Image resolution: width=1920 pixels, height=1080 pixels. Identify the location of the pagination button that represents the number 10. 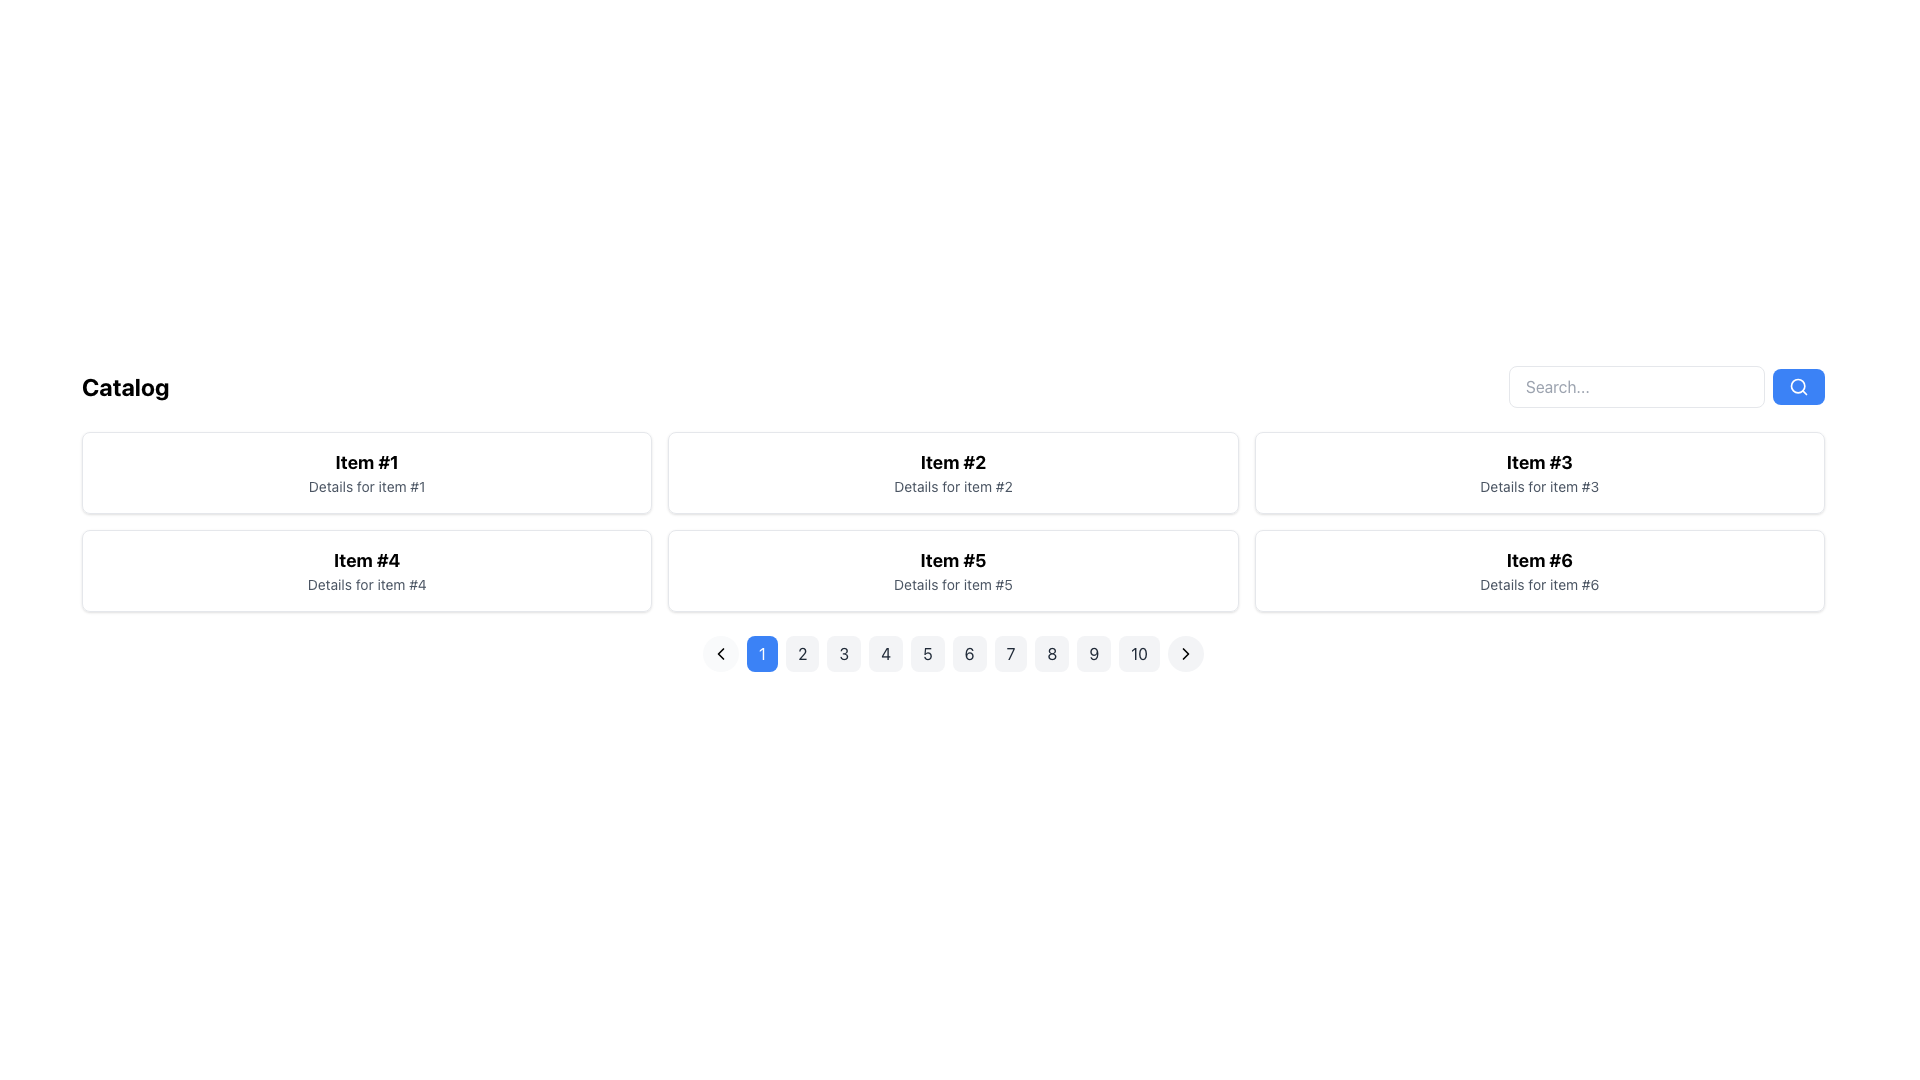
(1139, 654).